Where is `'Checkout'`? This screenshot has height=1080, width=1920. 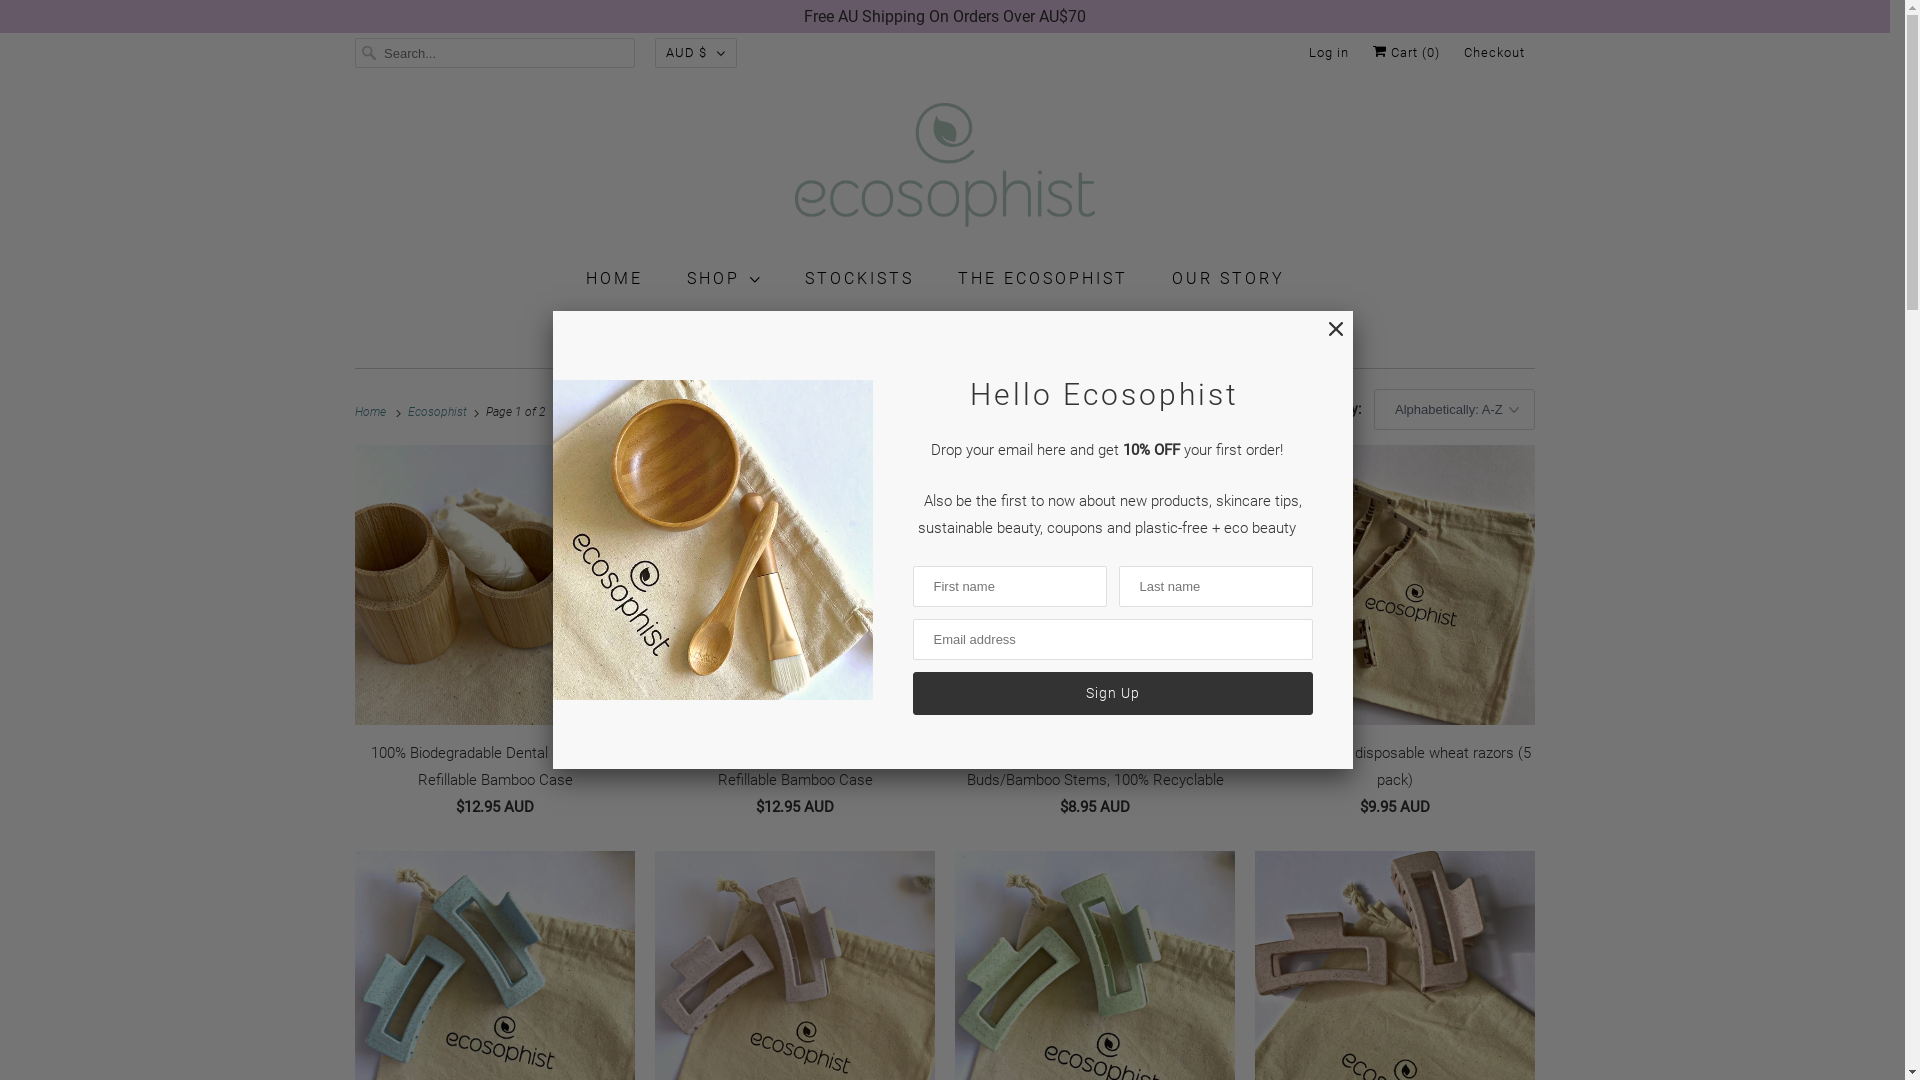 'Checkout' is located at coordinates (1494, 52).